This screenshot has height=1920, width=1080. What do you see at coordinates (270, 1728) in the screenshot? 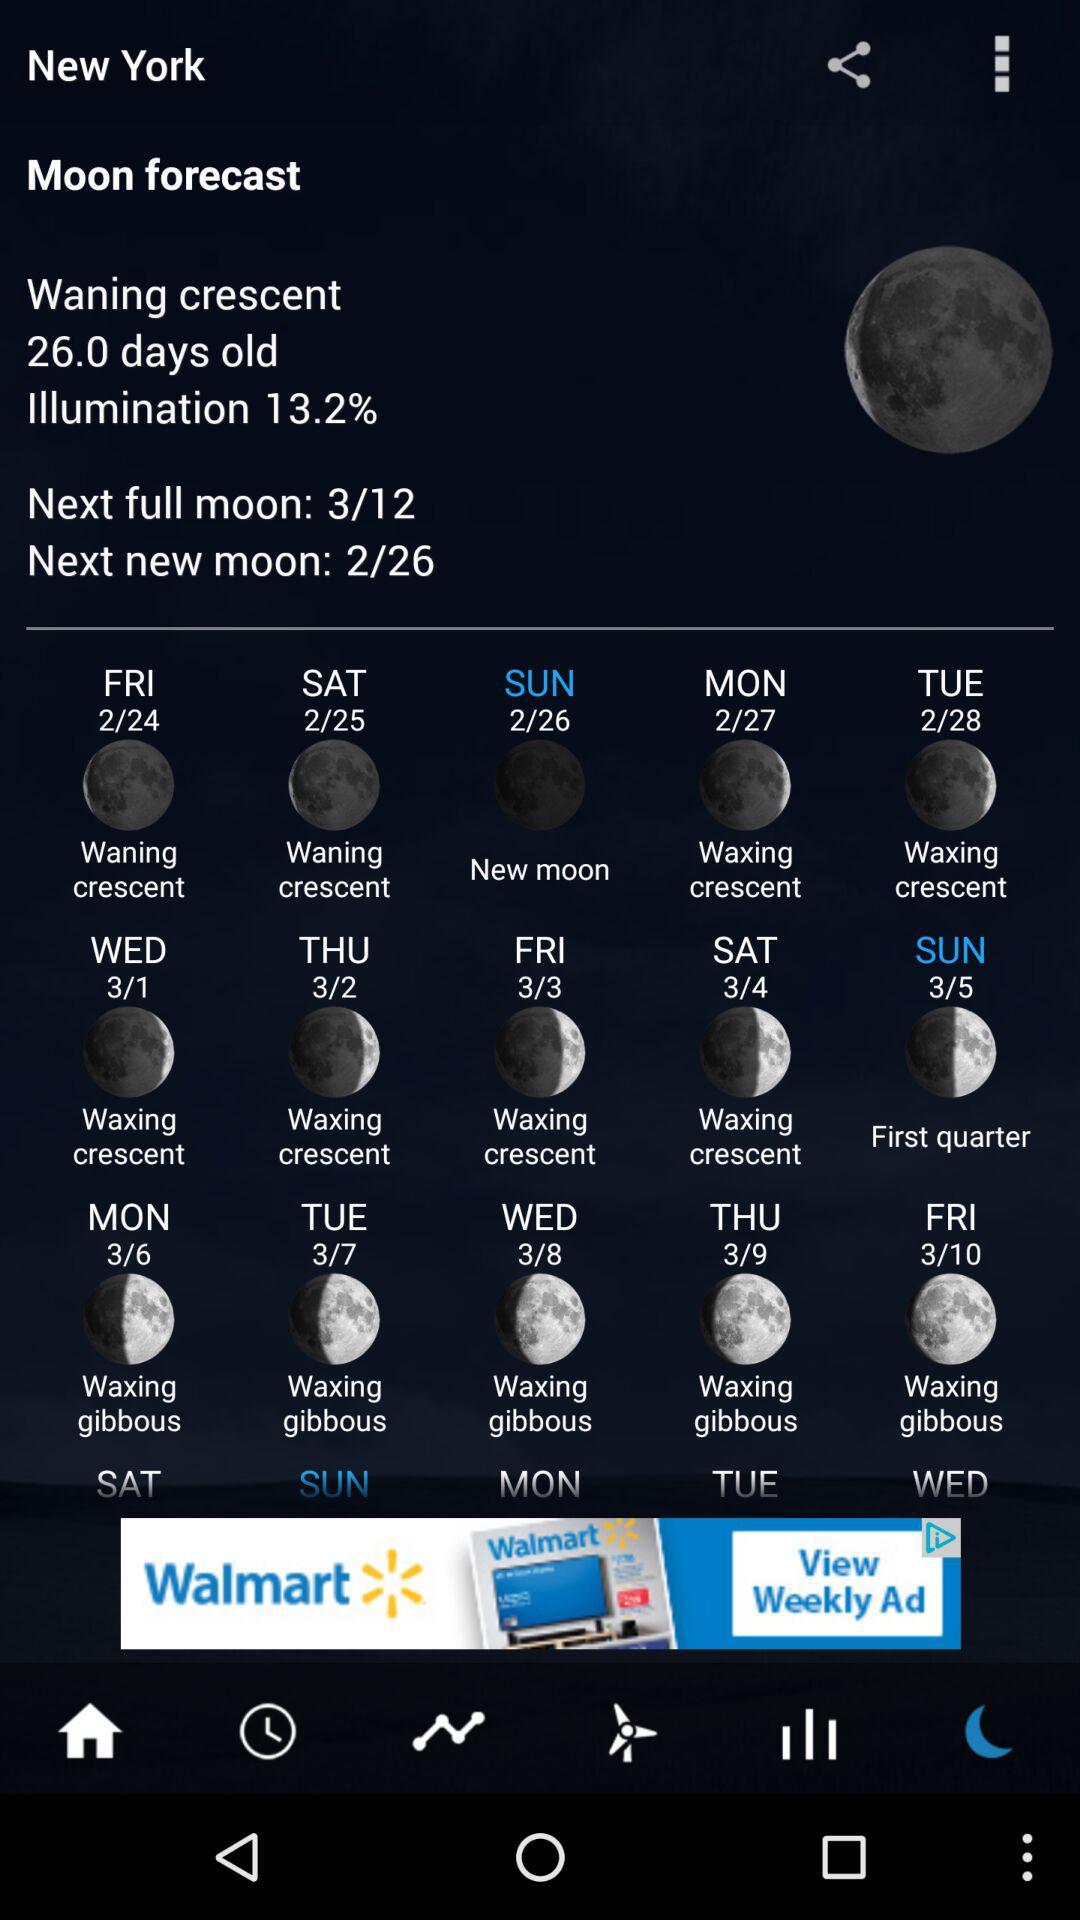
I see `time settings` at bounding box center [270, 1728].